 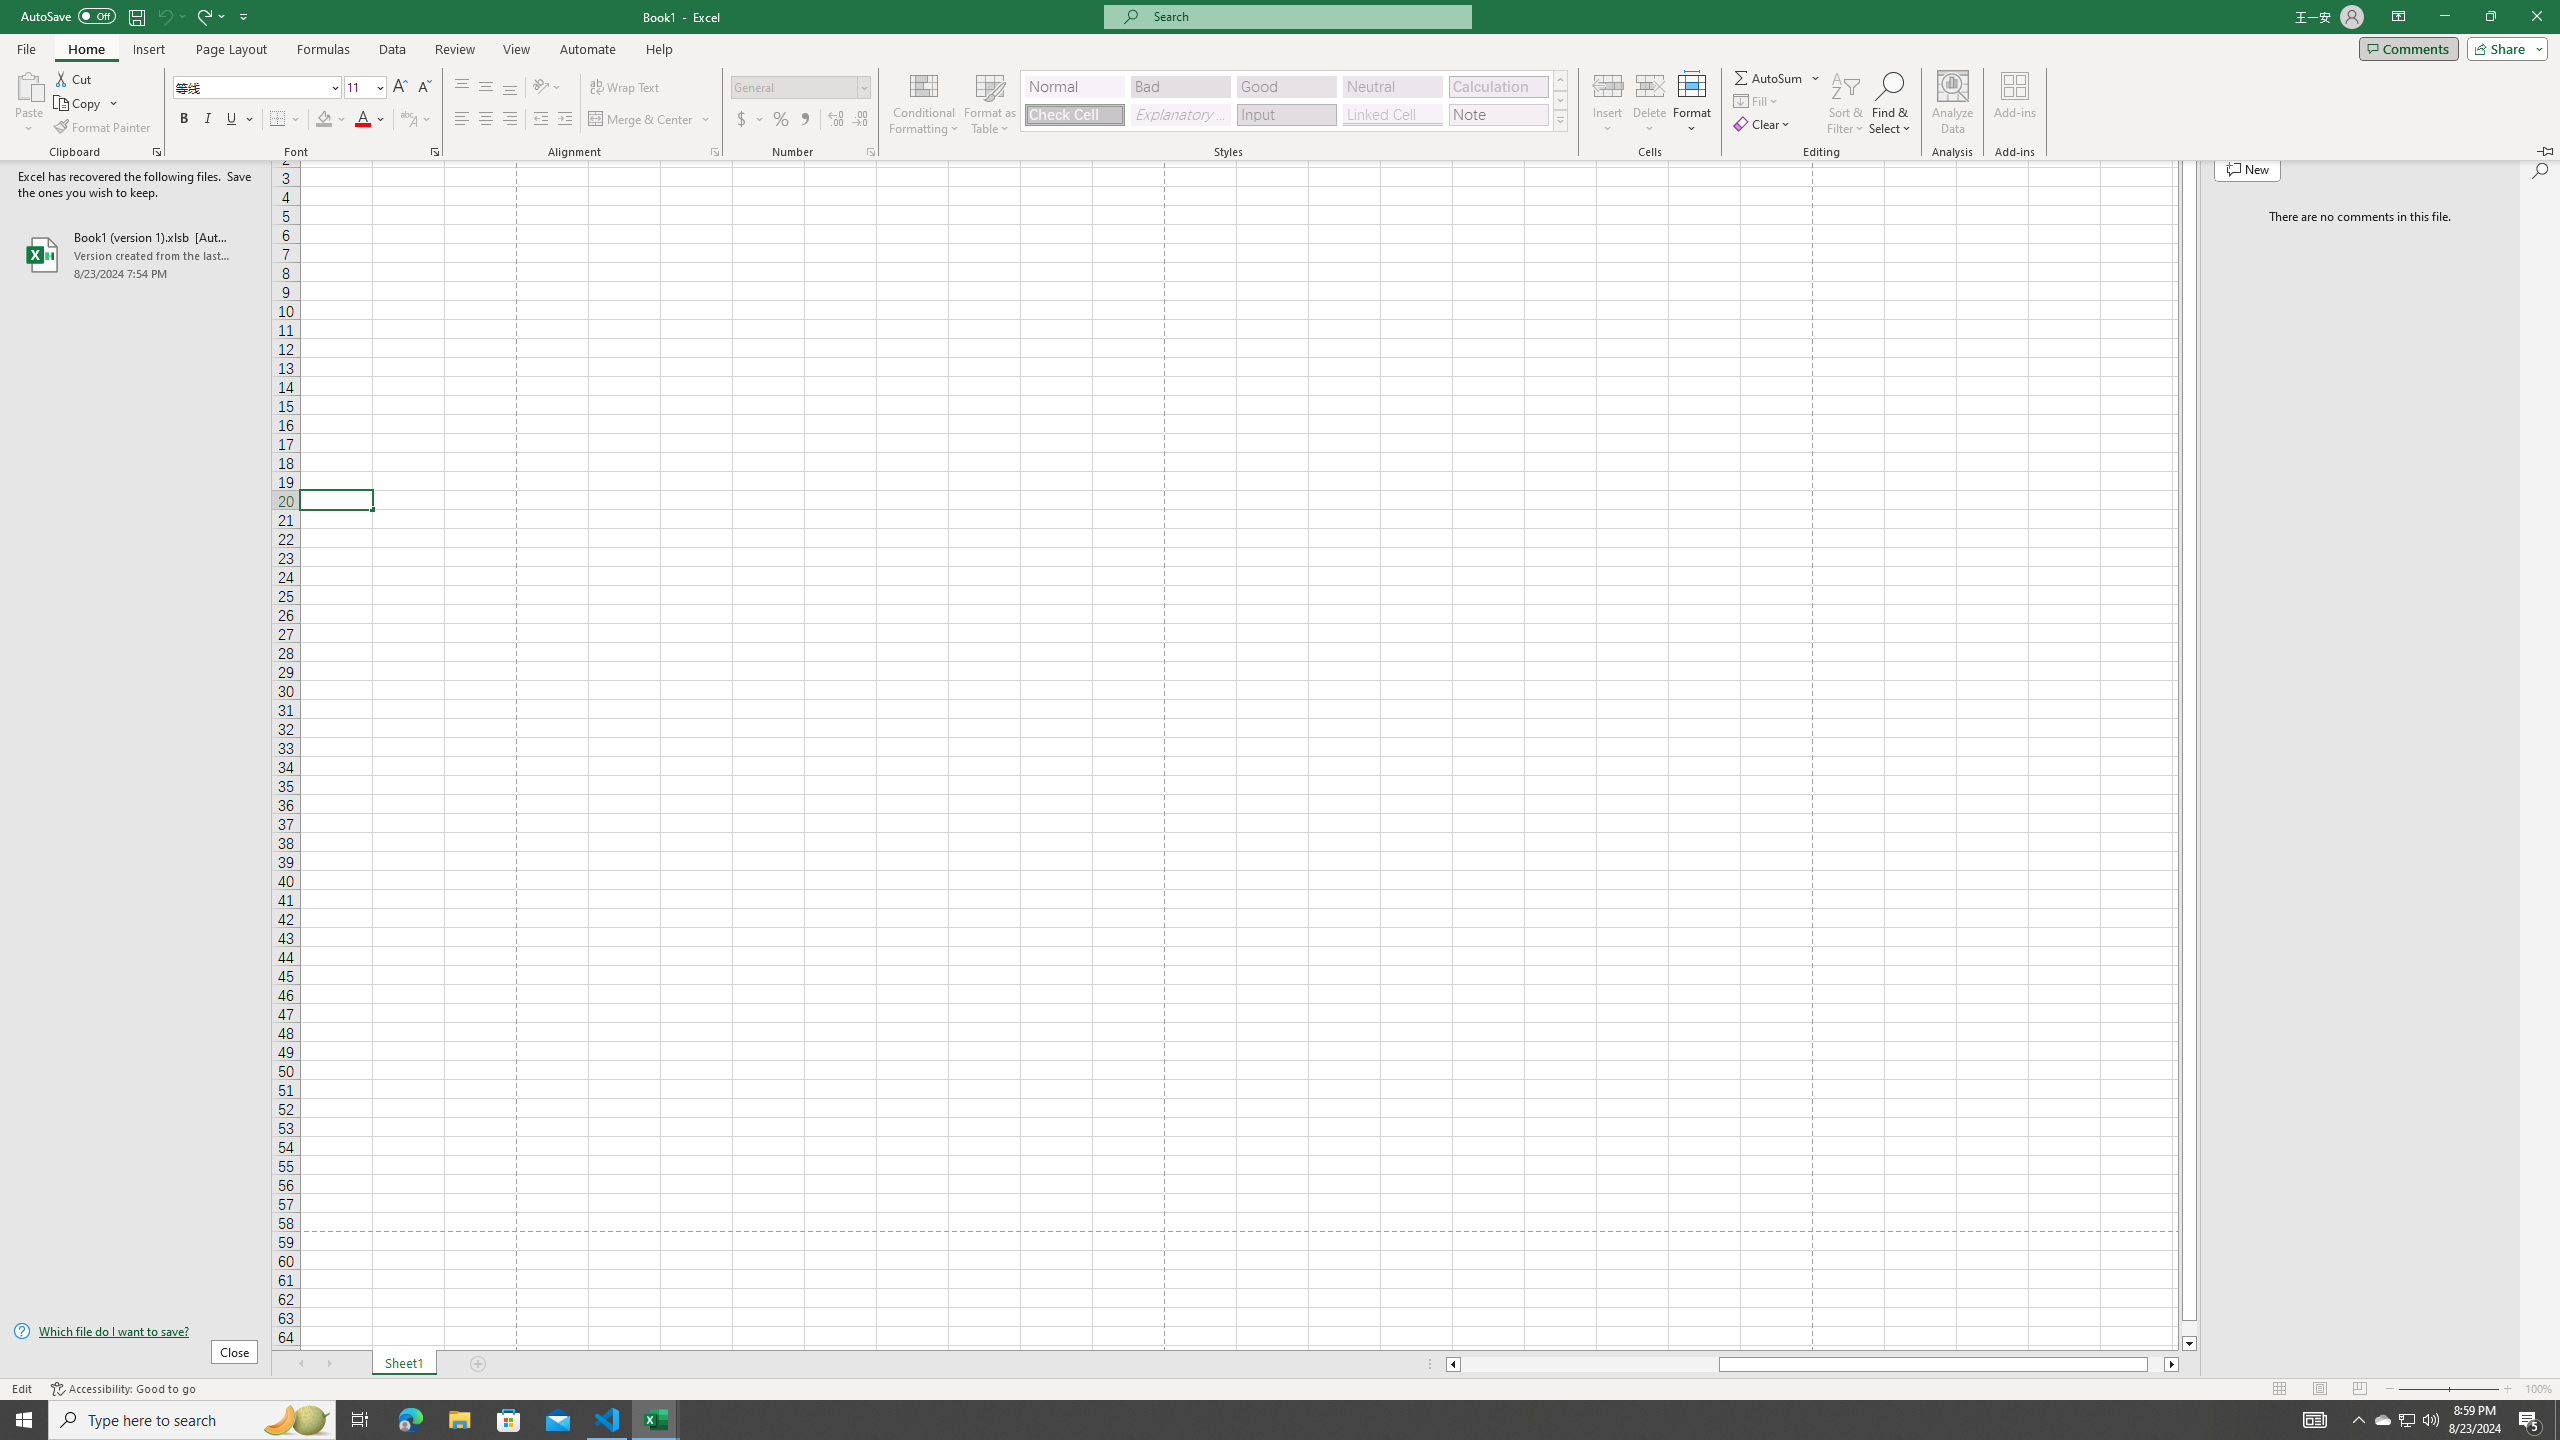 I want to click on 'Show desktop', so click(x=2556, y=1418).